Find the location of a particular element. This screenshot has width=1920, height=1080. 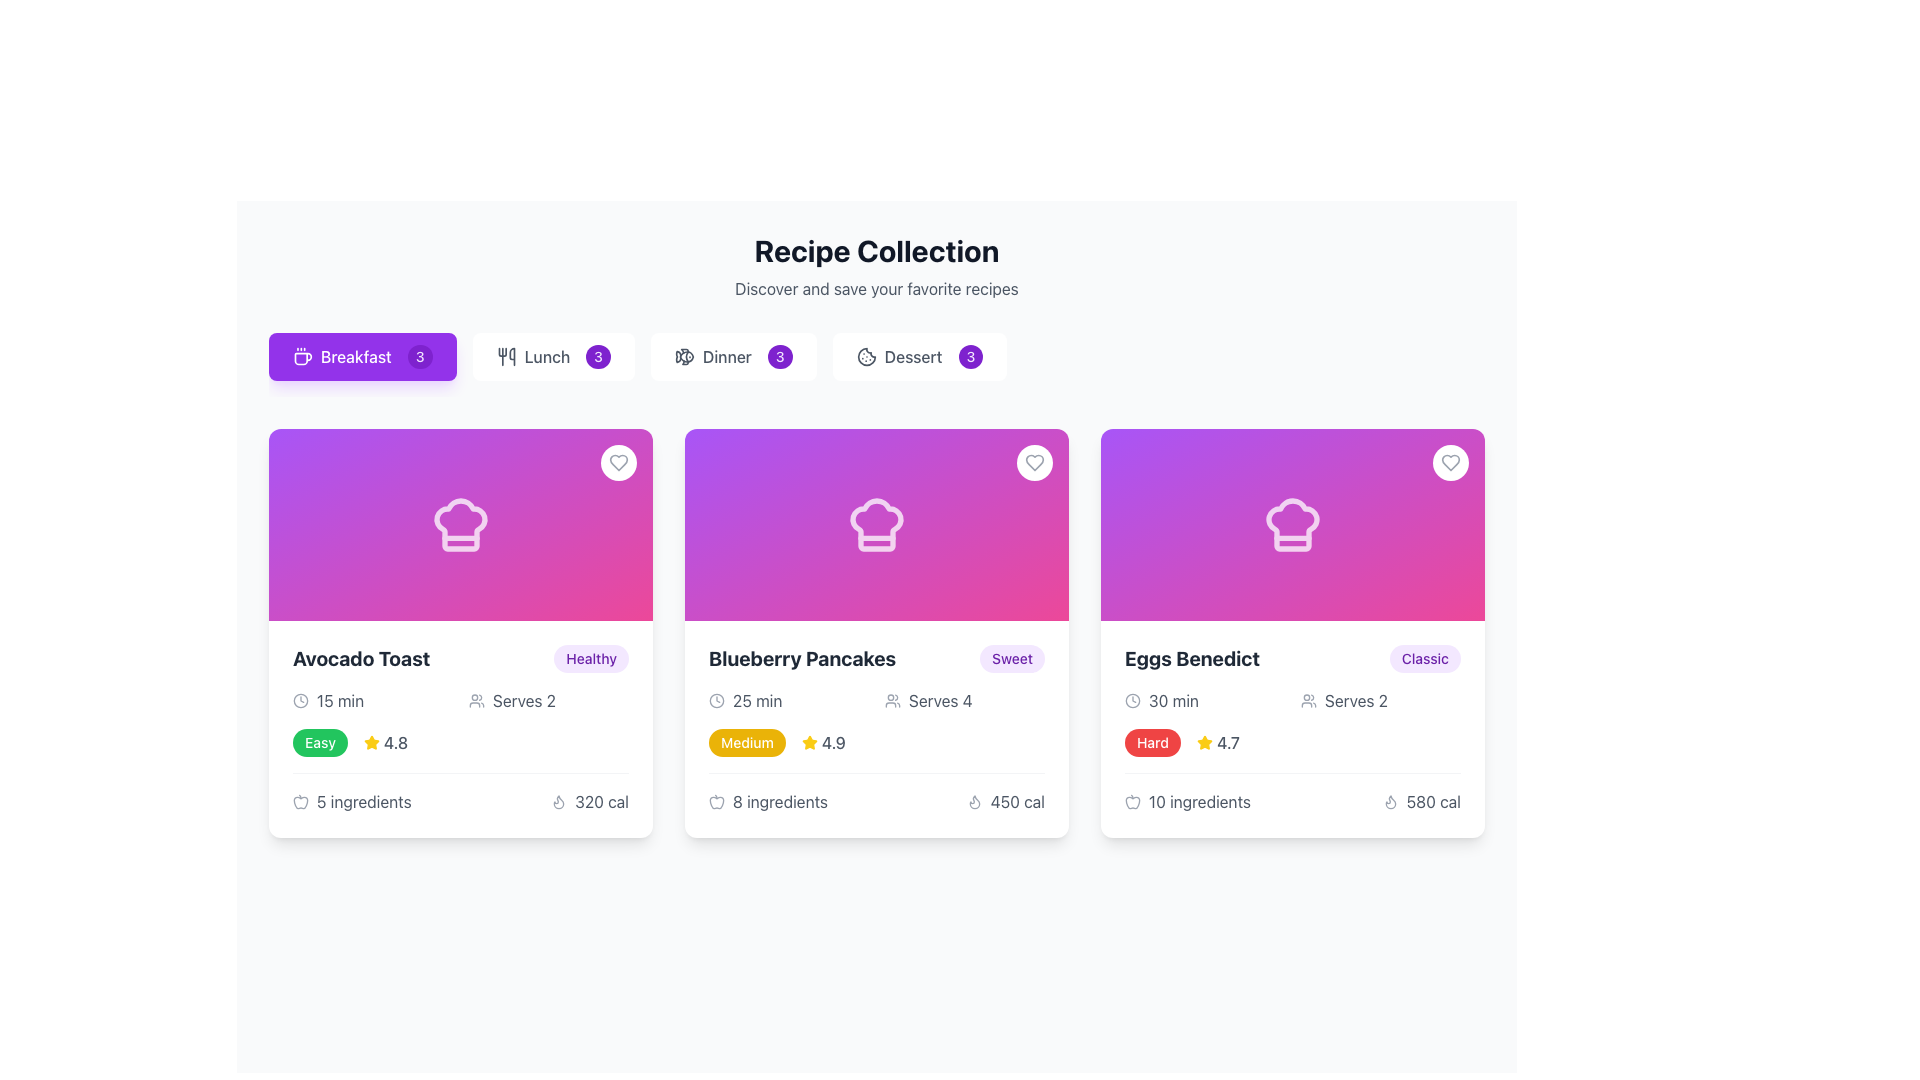

the pill-shaped label that displays the word 'Easy' in white font with a green background, located to the left of a star icon and a rating score ('4.8') within the 'Avocado Toast' card is located at coordinates (320, 743).